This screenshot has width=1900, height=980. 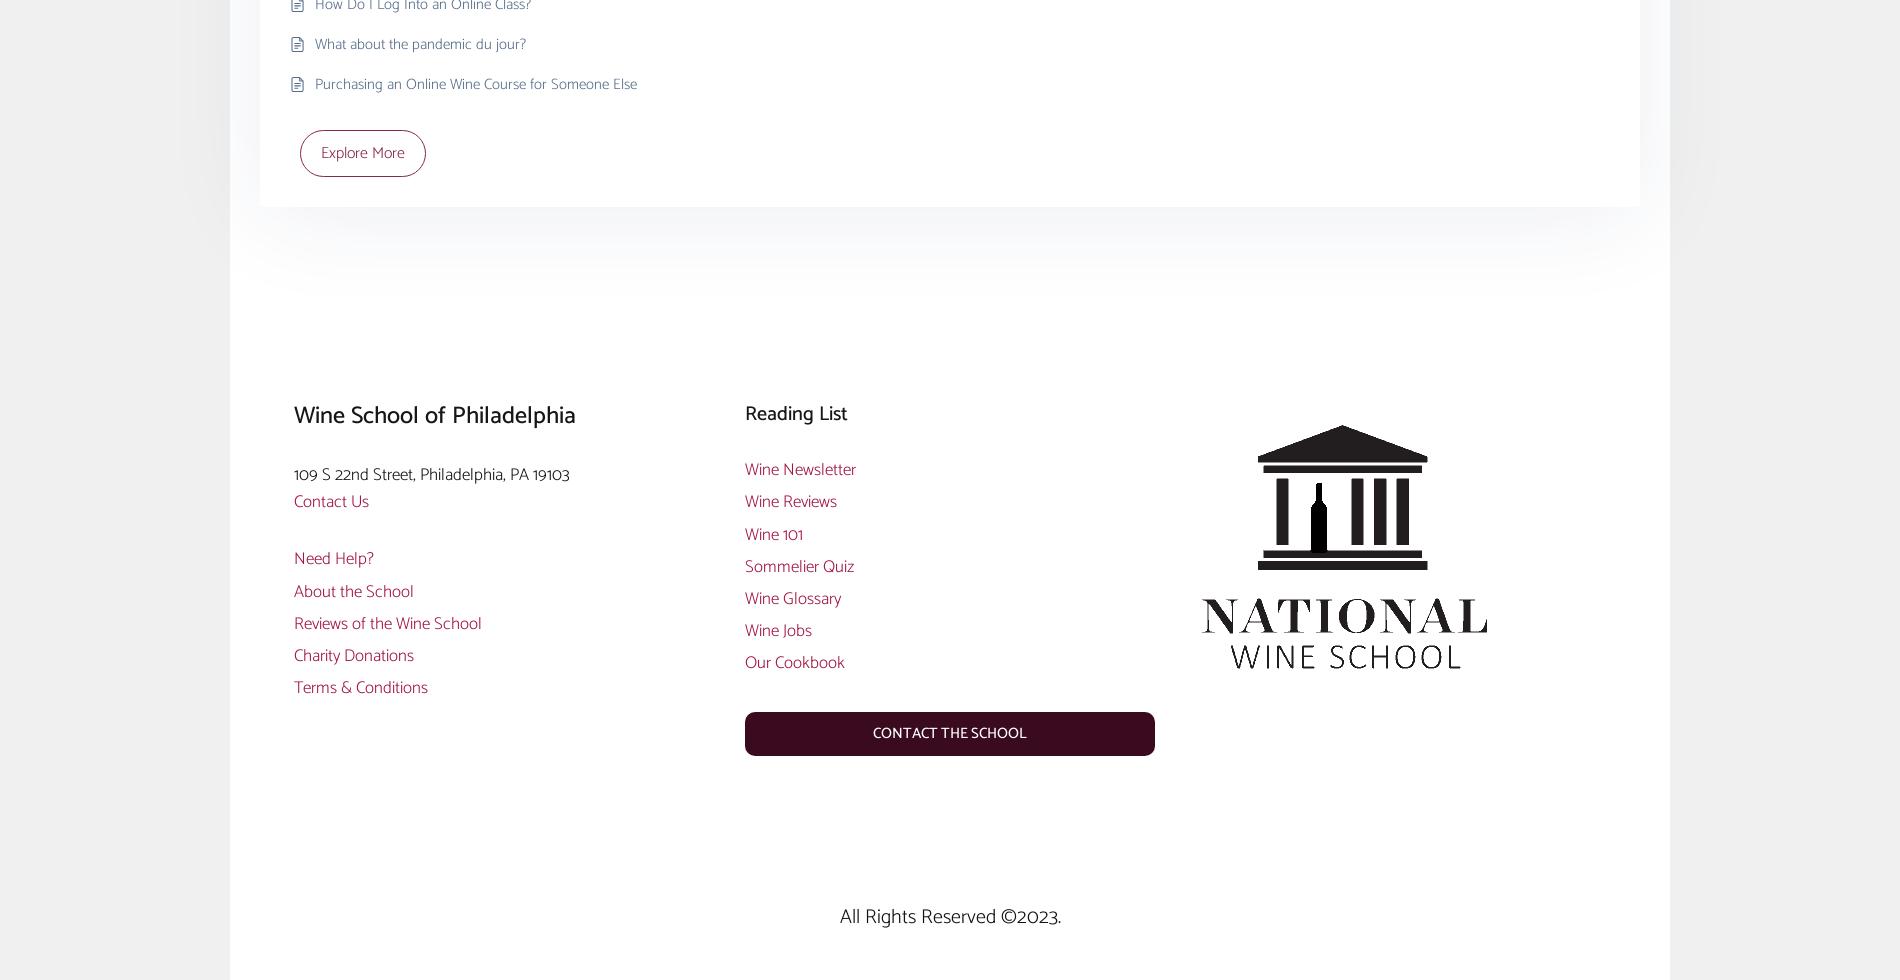 I want to click on 'Wine Glossary', so click(x=790, y=597).